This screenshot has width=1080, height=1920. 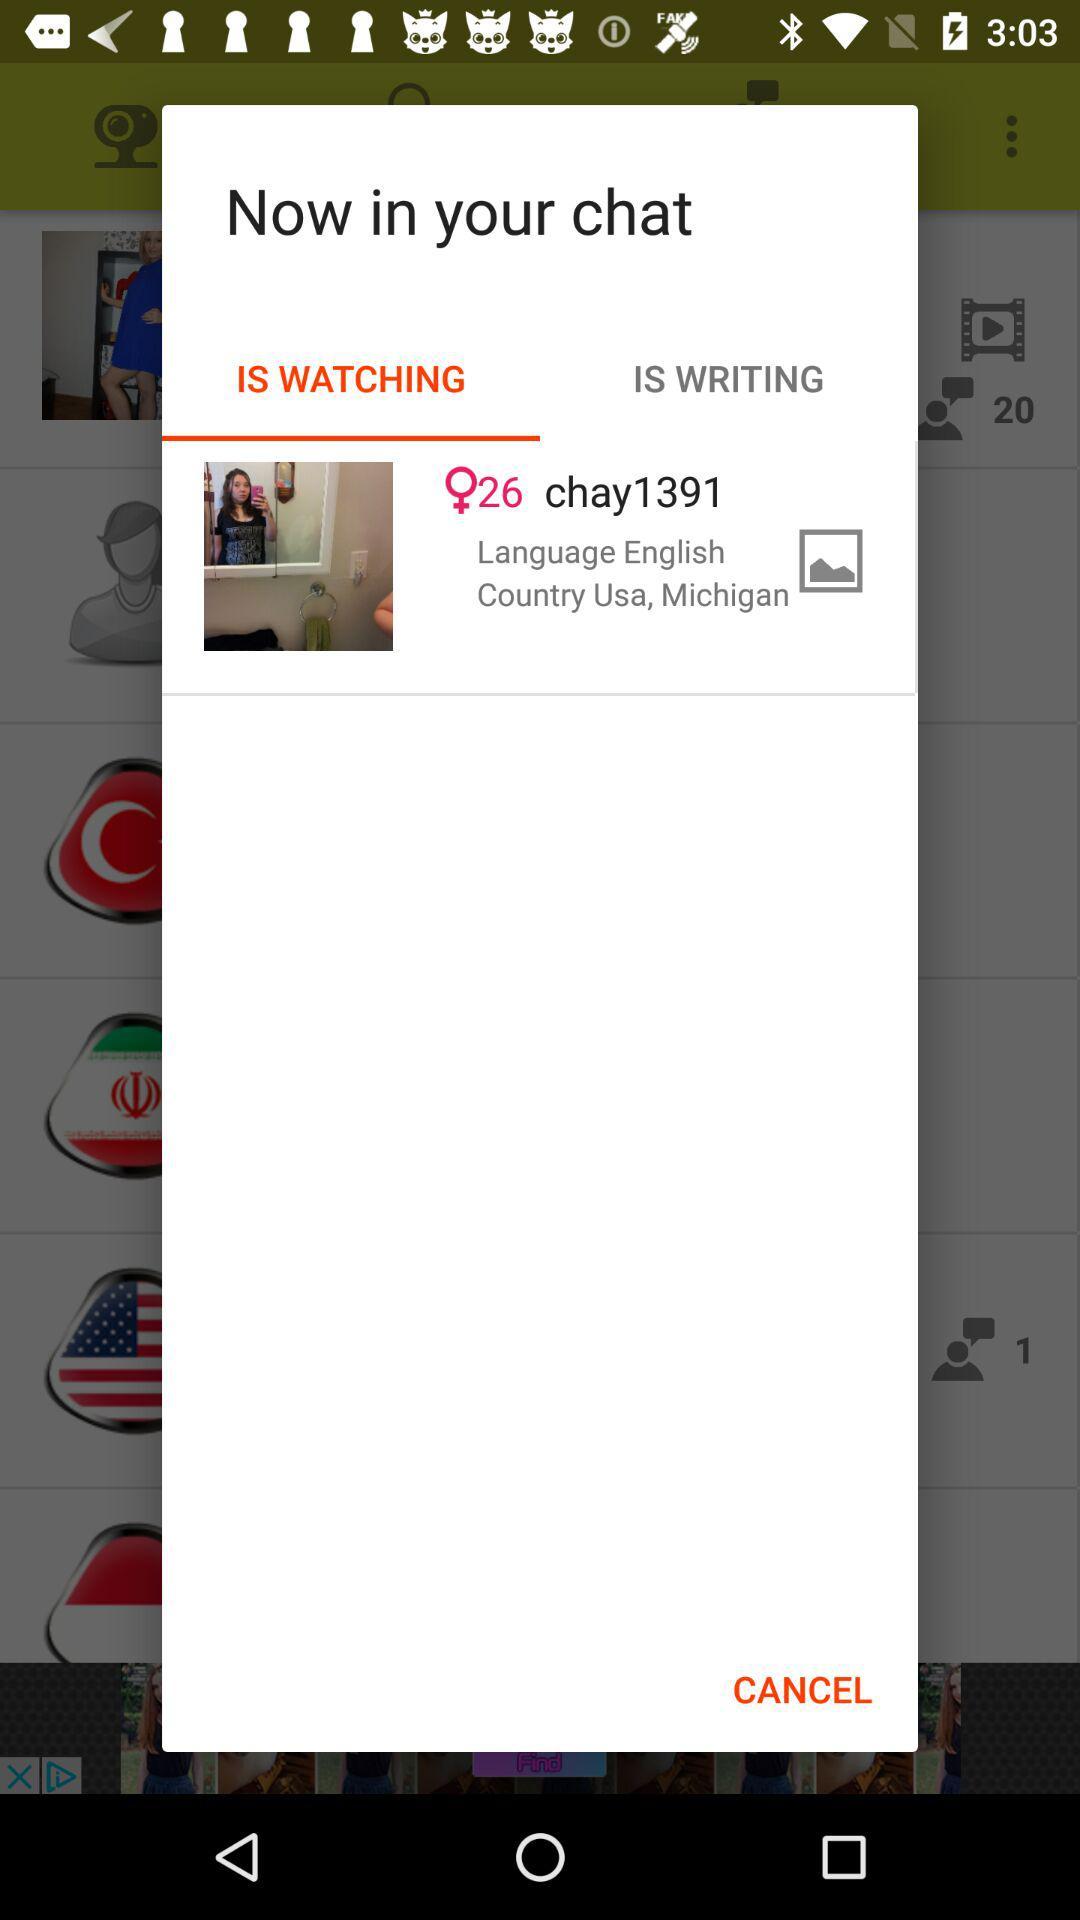 I want to click on cancel, so click(x=801, y=1688).